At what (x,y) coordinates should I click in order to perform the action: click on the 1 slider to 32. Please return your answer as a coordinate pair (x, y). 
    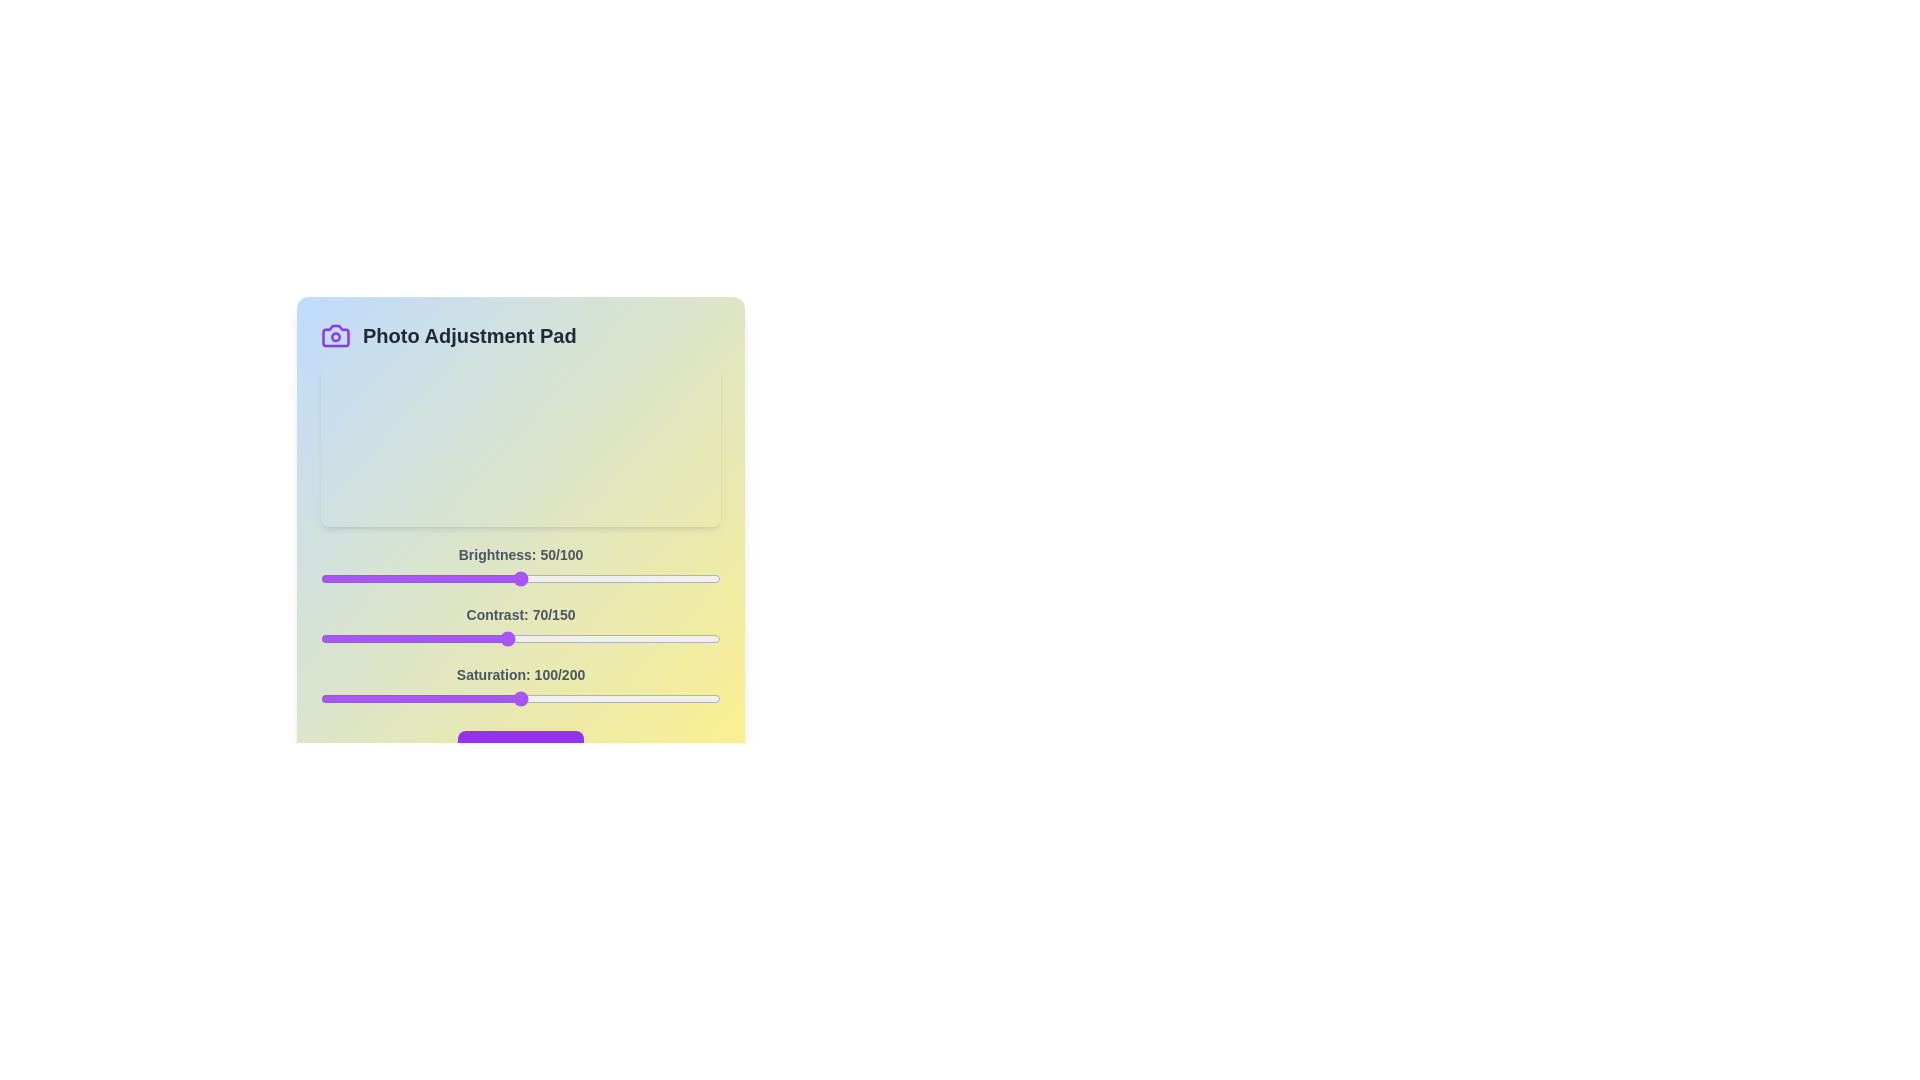
    Looking at the image, I should click on (405, 639).